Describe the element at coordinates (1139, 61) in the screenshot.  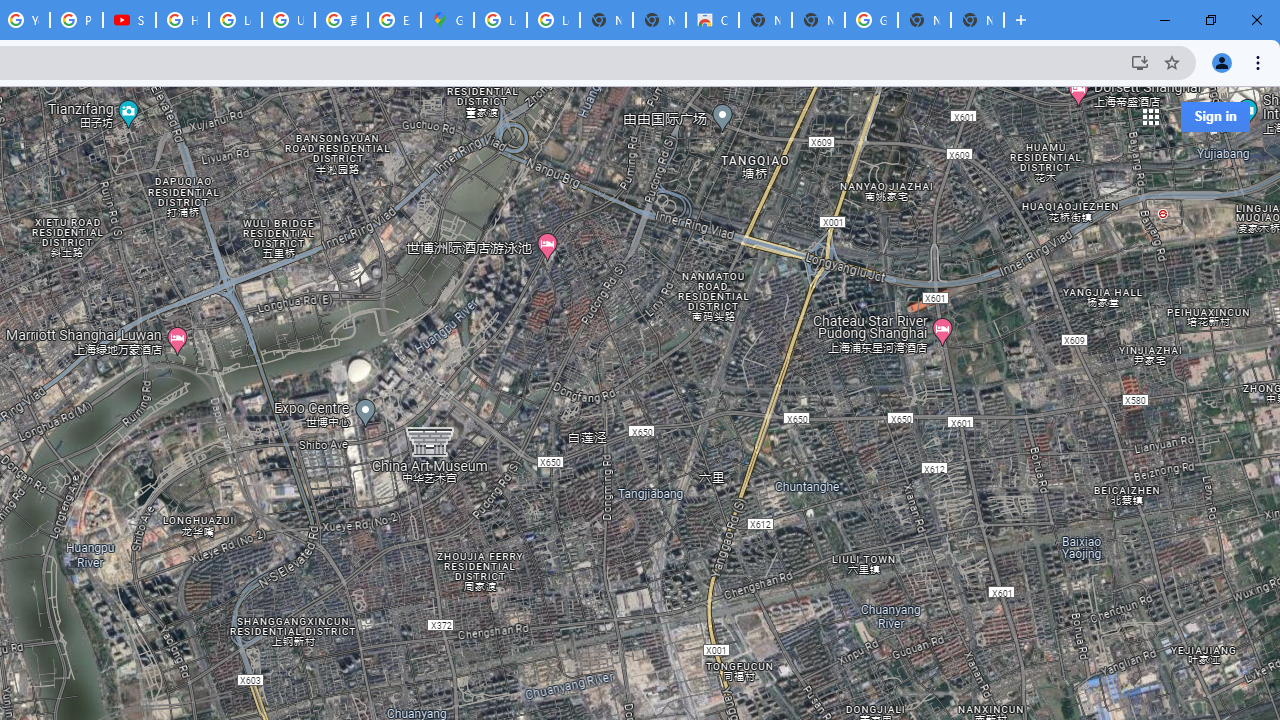
I see `'Install Google Maps'` at that location.